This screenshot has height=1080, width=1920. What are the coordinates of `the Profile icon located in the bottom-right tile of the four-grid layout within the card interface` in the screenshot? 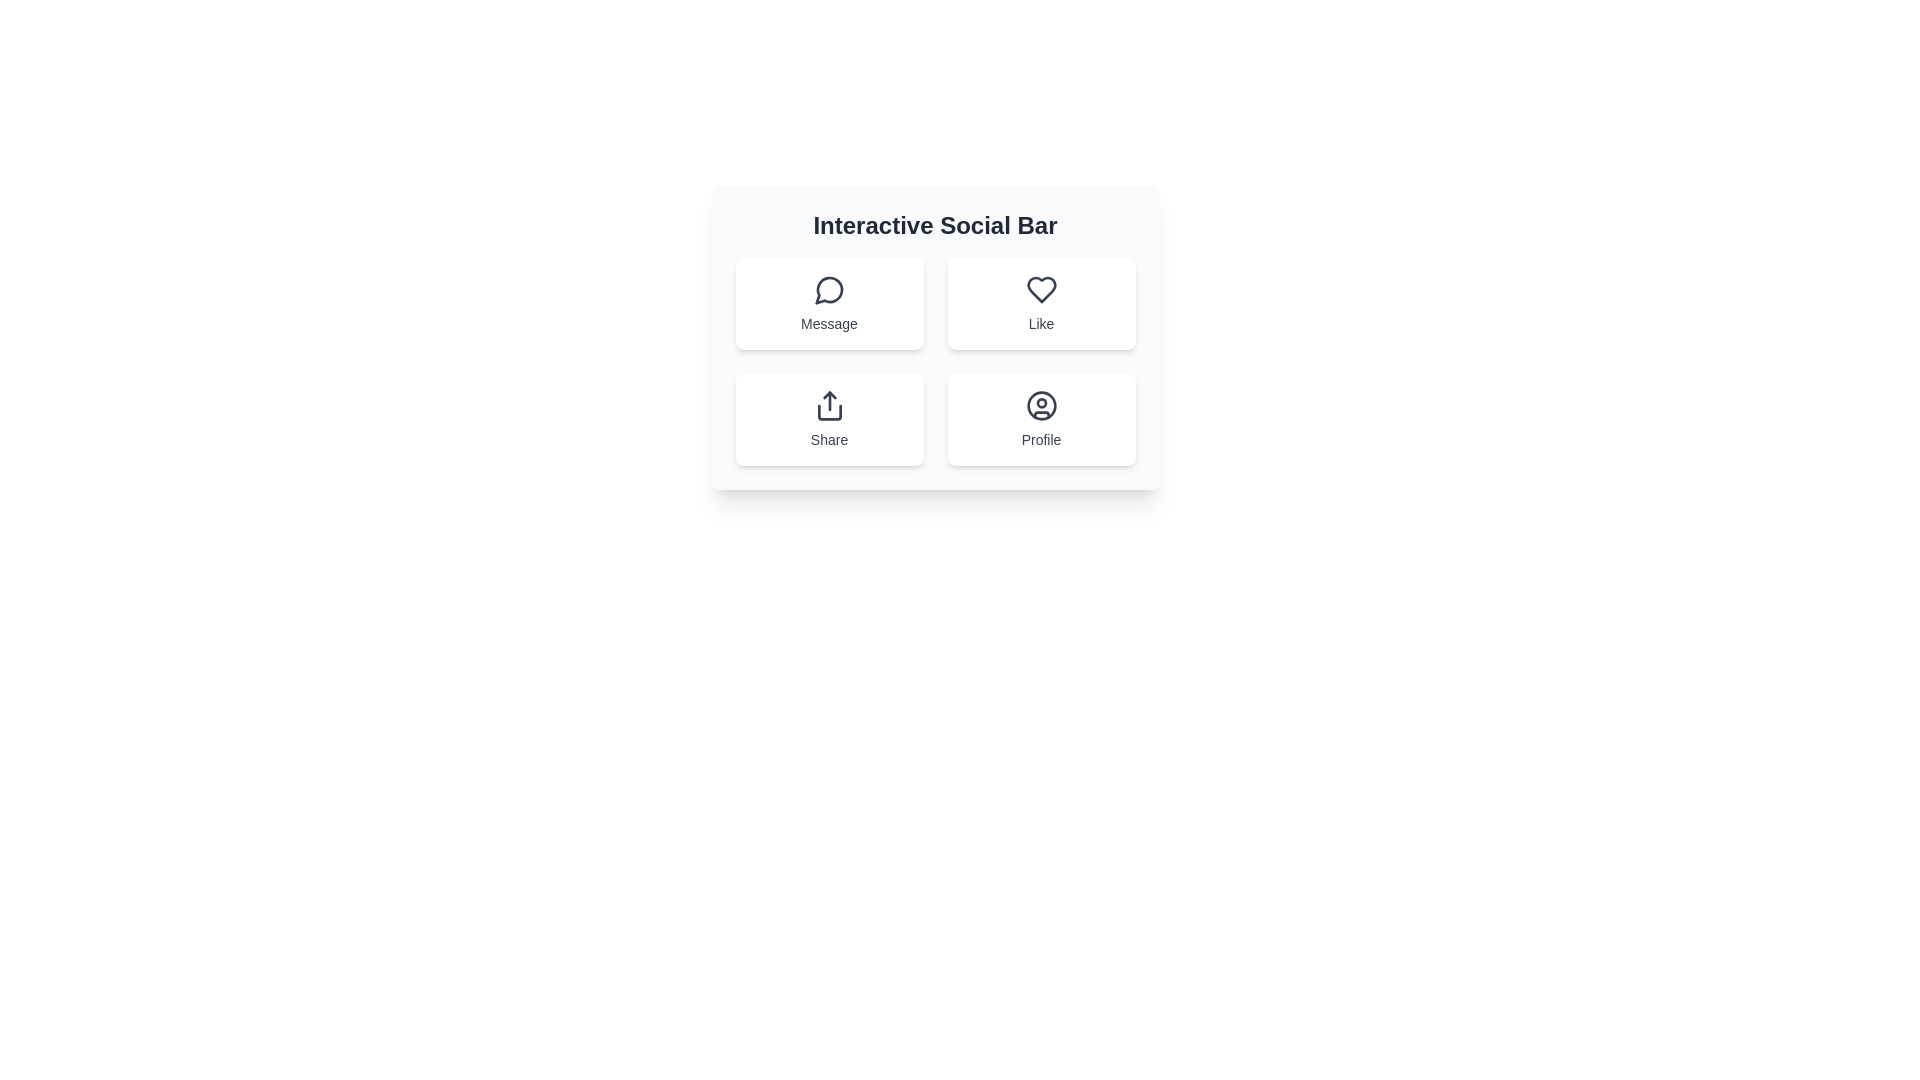 It's located at (1040, 405).